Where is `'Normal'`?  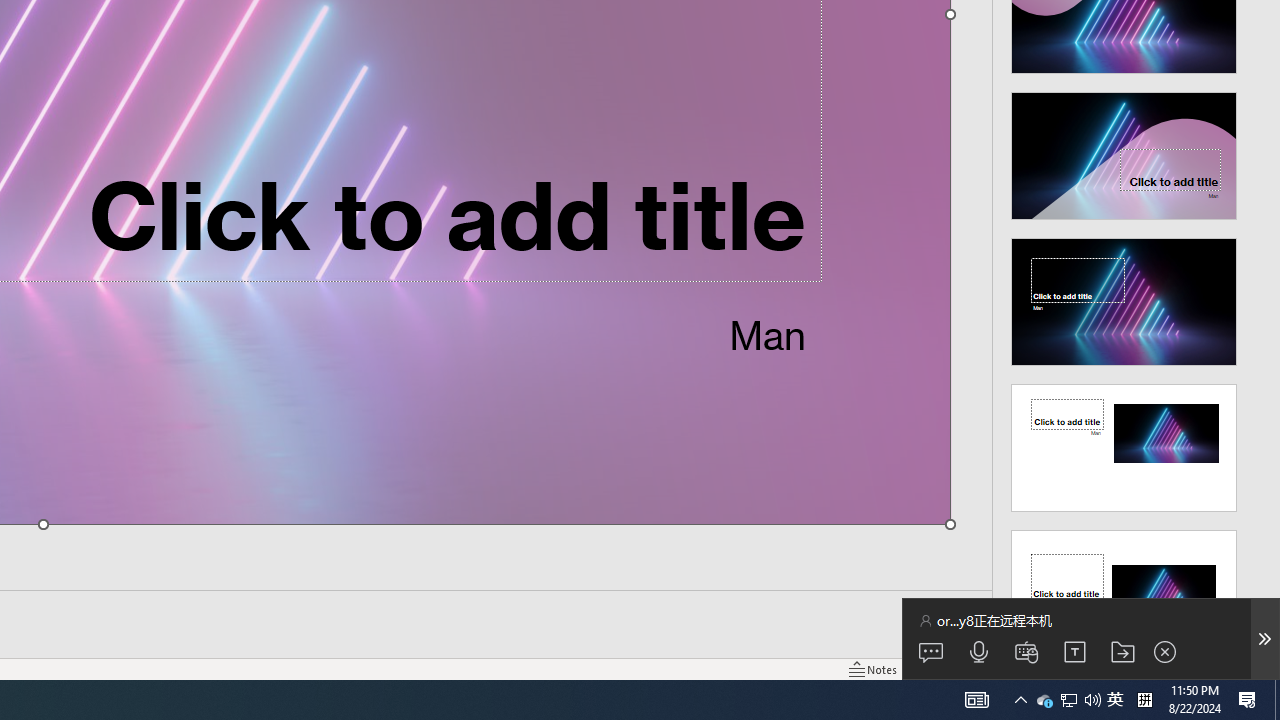 'Normal' is located at coordinates (935, 669).